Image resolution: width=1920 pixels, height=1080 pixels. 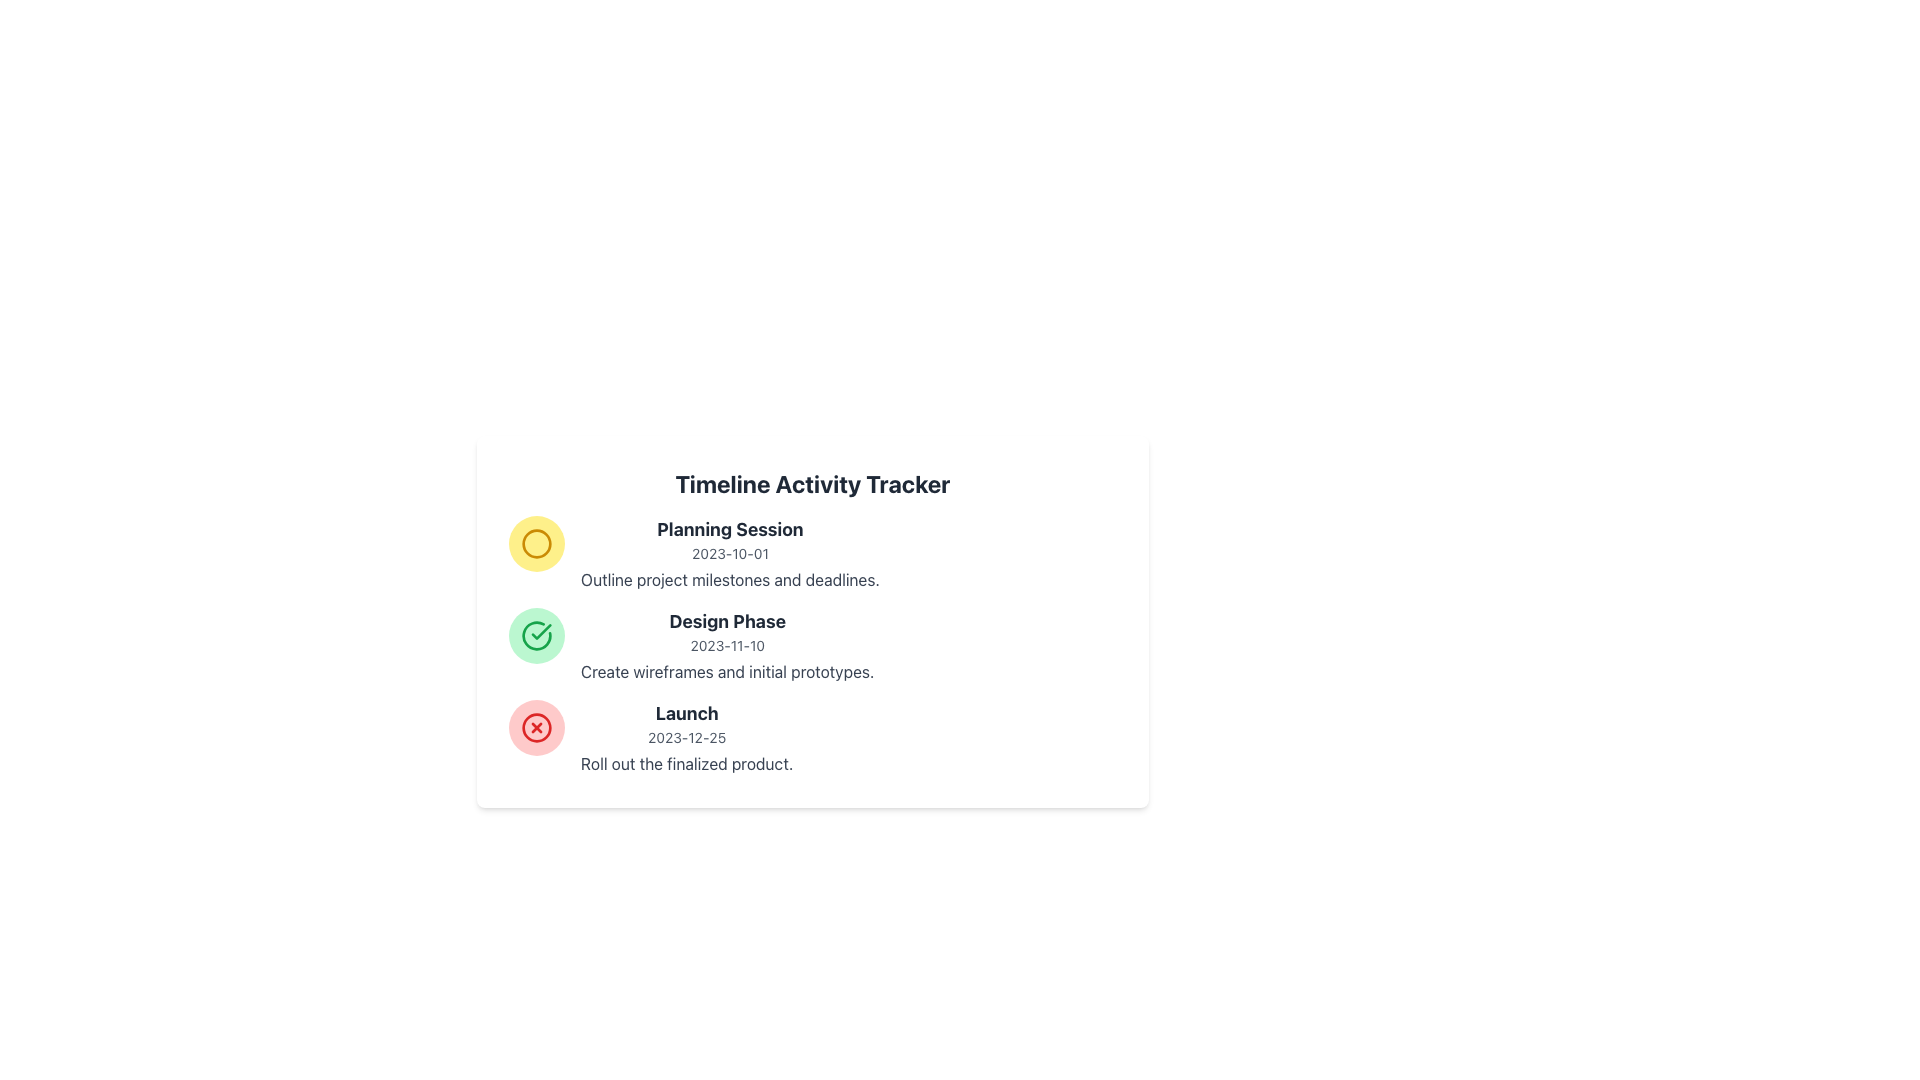 I want to click on the second Static Text Block in the 'Timeline Activity Tracker' section, so click(x=726, y=645).